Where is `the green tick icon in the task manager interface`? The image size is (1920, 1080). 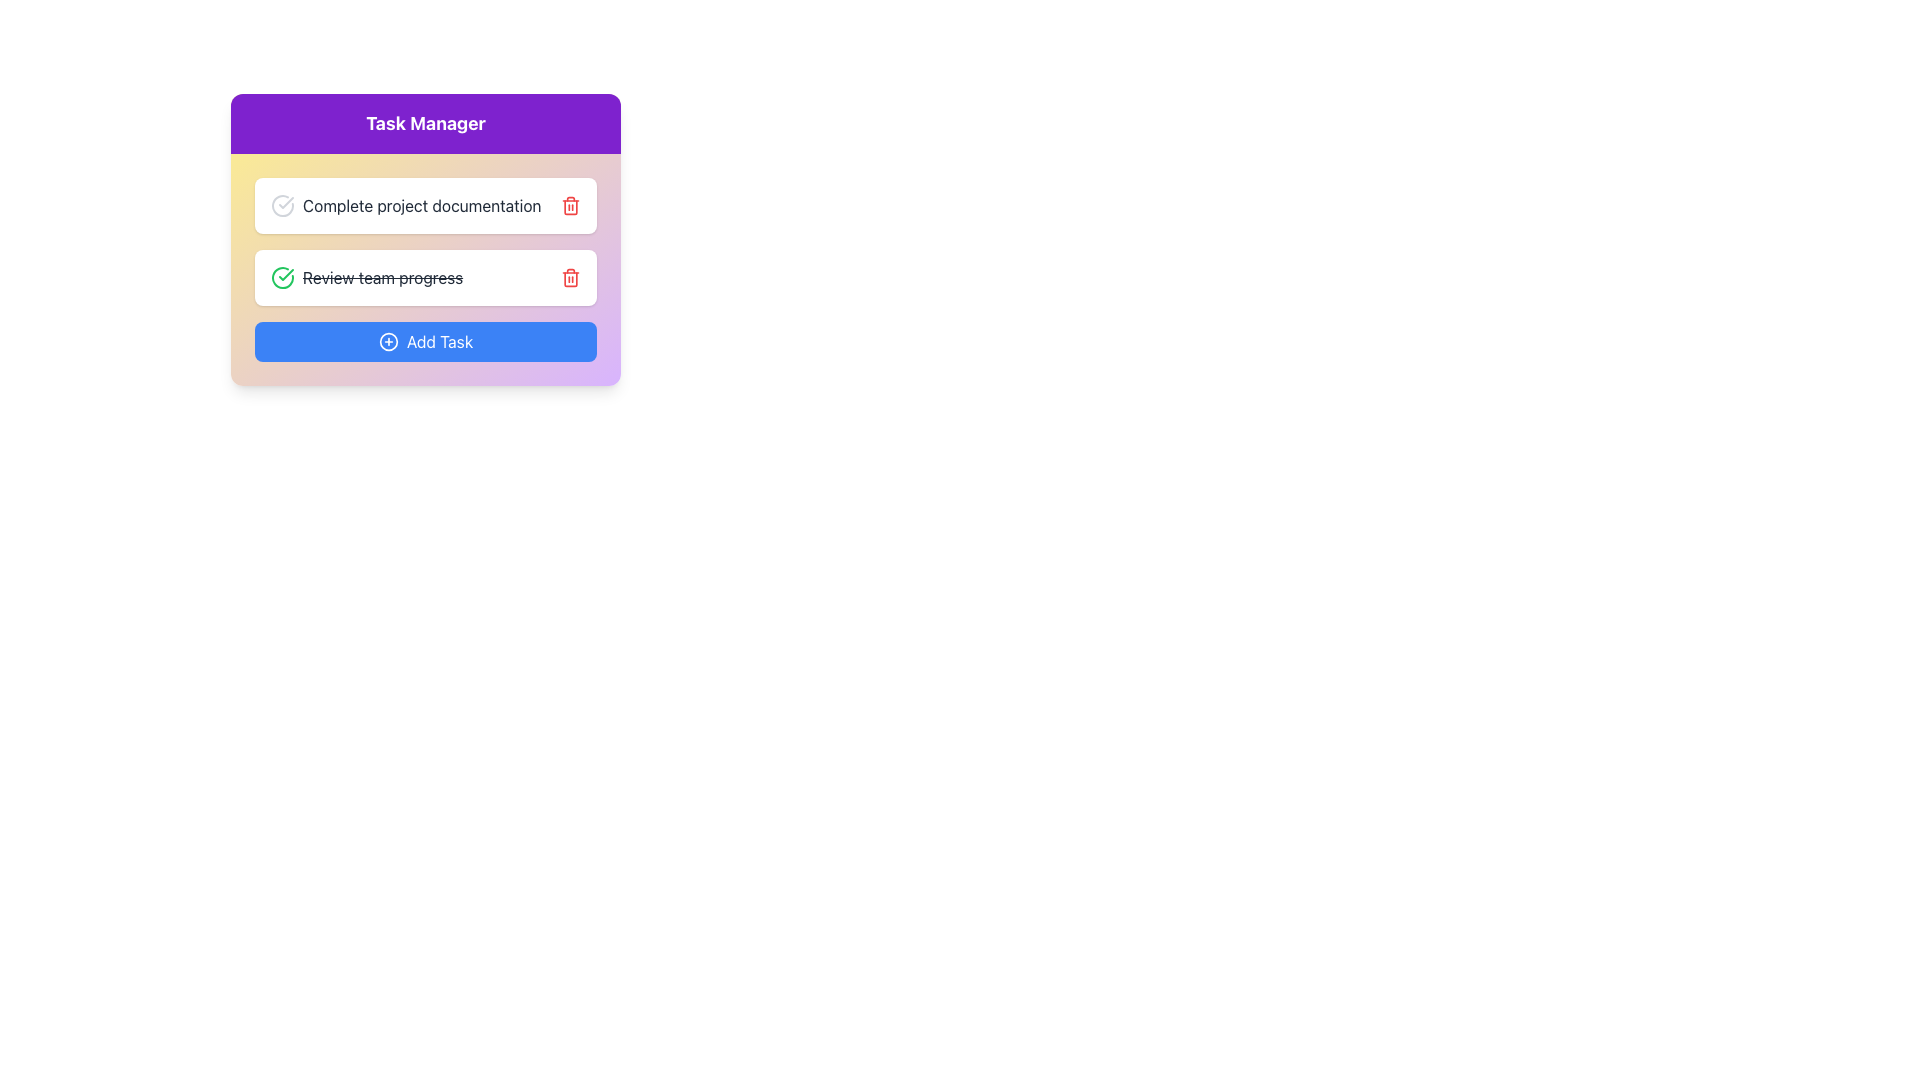 the green tick icon in the task manager interface is located at coordinates (285, 274).